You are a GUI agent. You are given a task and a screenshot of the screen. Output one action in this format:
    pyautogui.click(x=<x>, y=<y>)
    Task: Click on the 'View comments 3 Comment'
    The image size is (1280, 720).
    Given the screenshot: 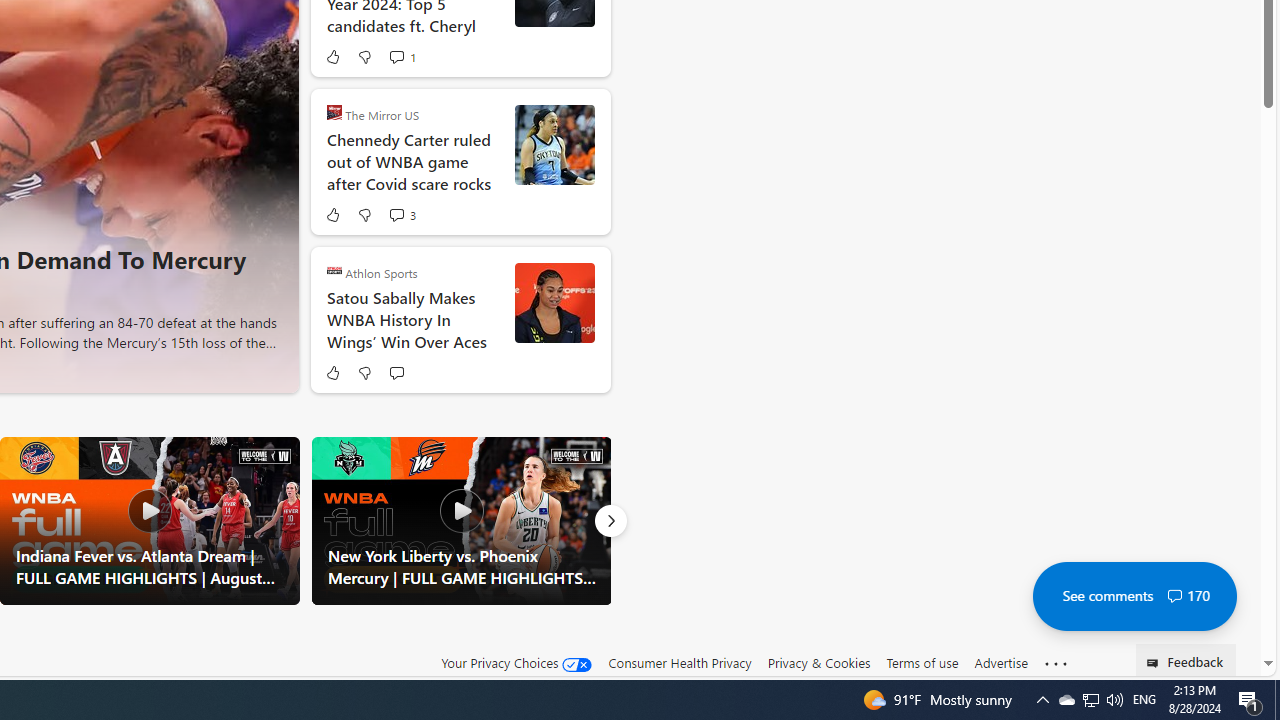 What is the action you would take?
    pyautogui.click(x=396, y=215)
    